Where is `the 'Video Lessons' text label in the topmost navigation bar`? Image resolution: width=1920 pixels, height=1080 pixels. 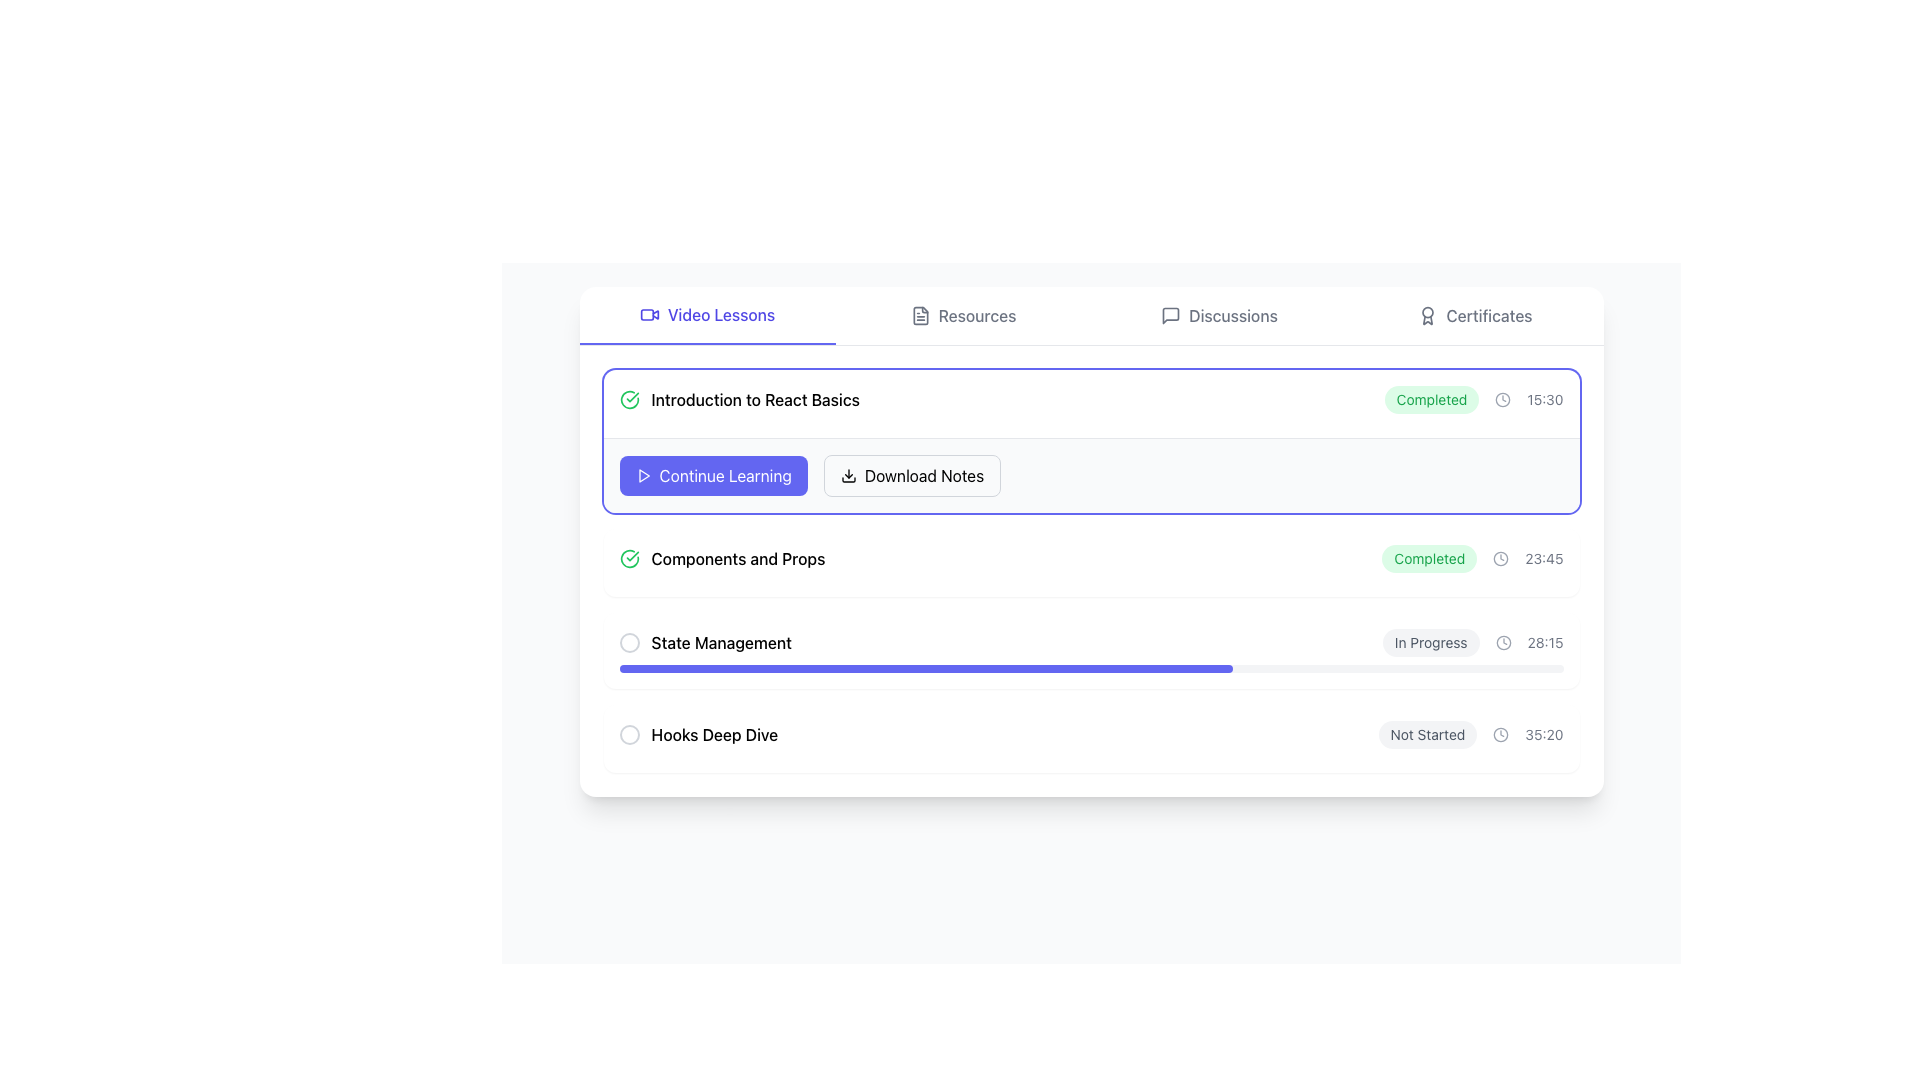 the 'Video Lessons' text label in the topmost navigation bar is located at coordinates (720, 315).